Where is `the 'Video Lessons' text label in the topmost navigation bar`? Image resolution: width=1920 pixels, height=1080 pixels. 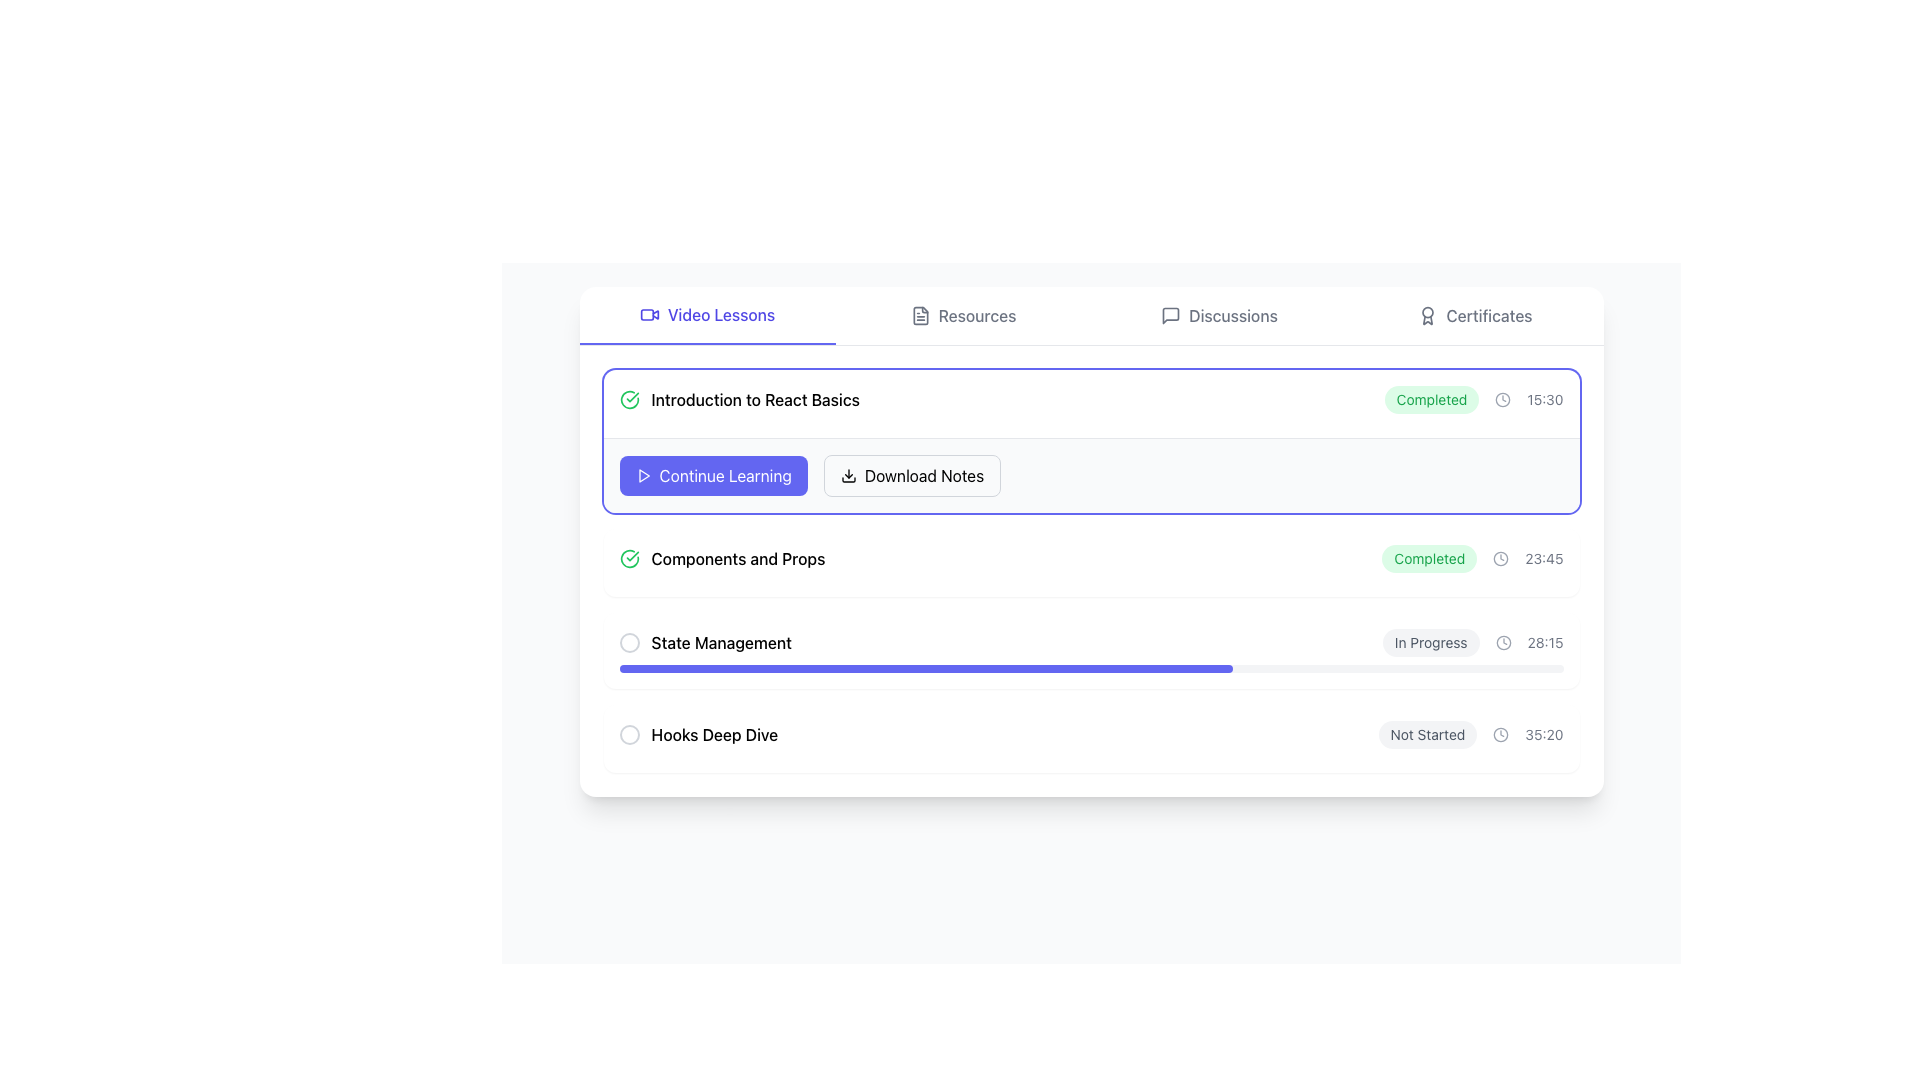 the 'Video Lessons' text label in the topmost navigation bar is located at coordinates (720, 315).